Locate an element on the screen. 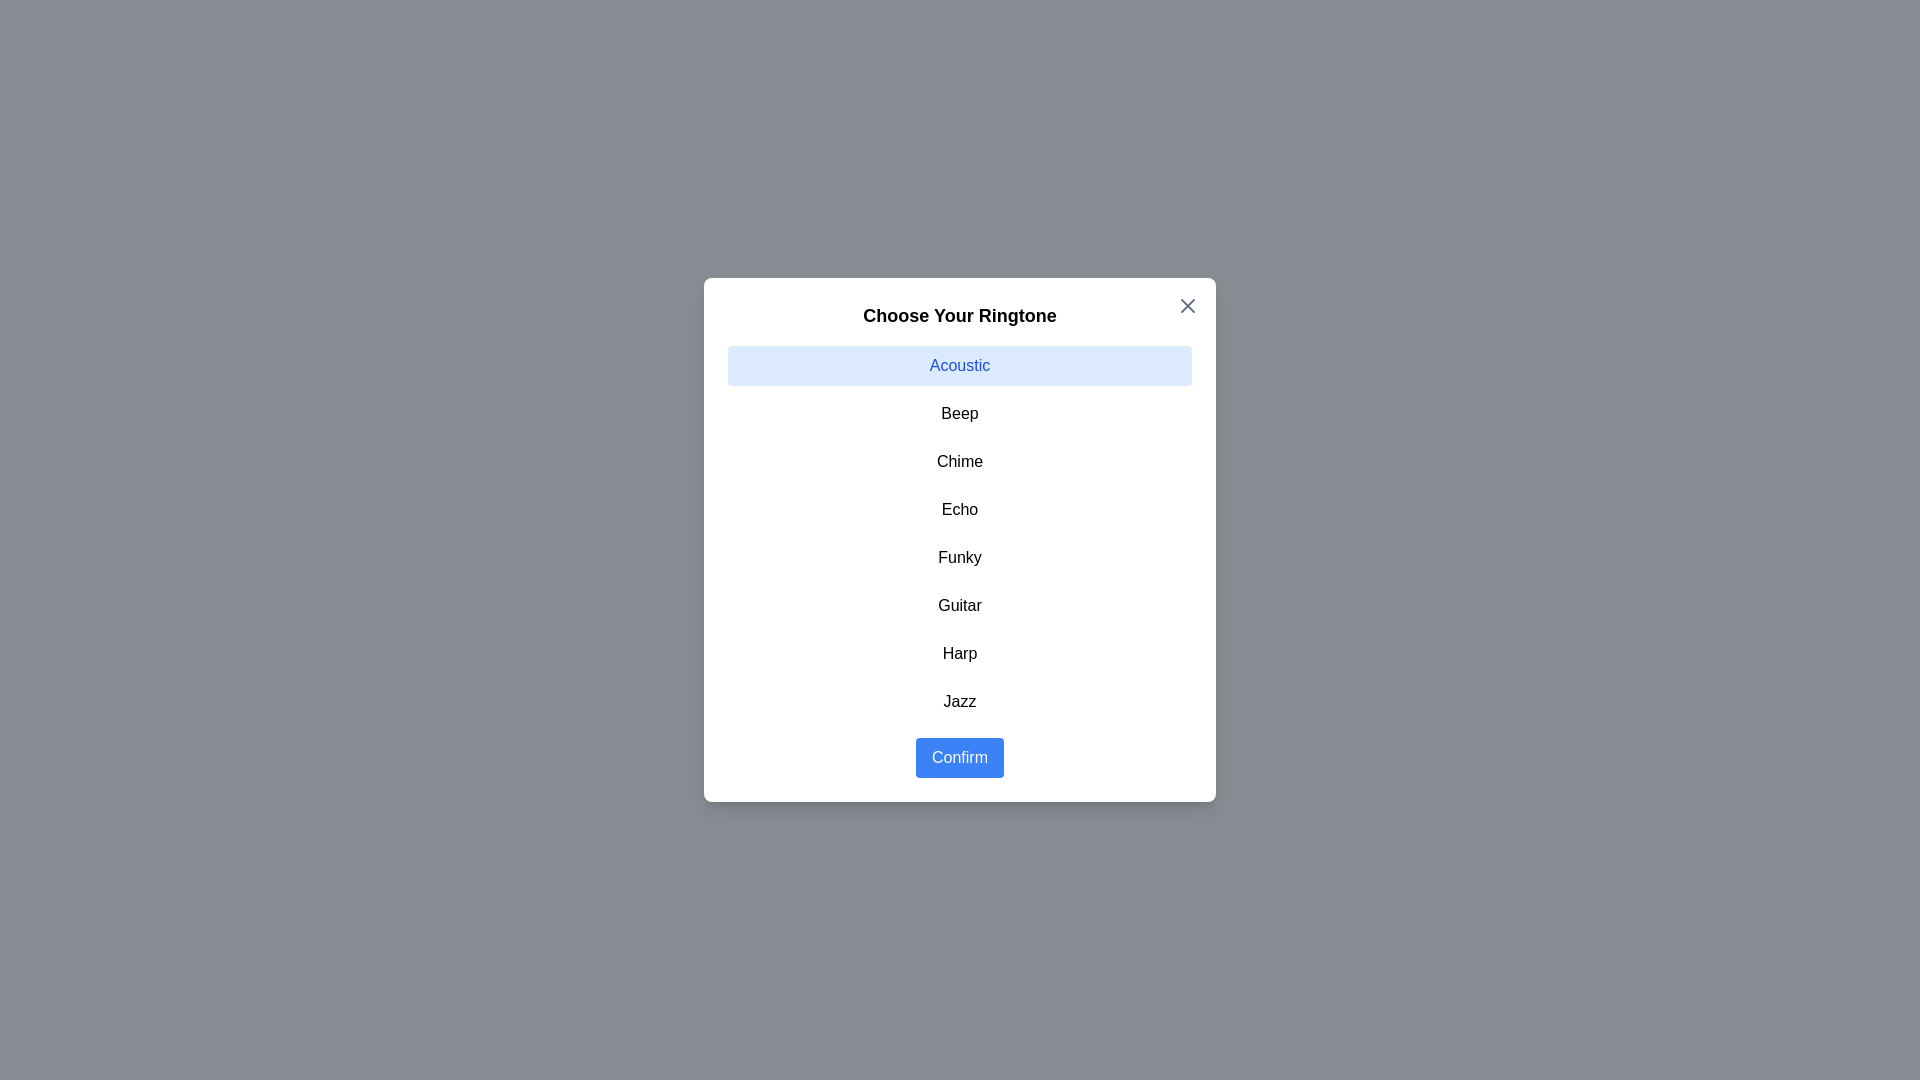  the confirm button to confirm the selected ringtone is located at coordinates (960, 758).